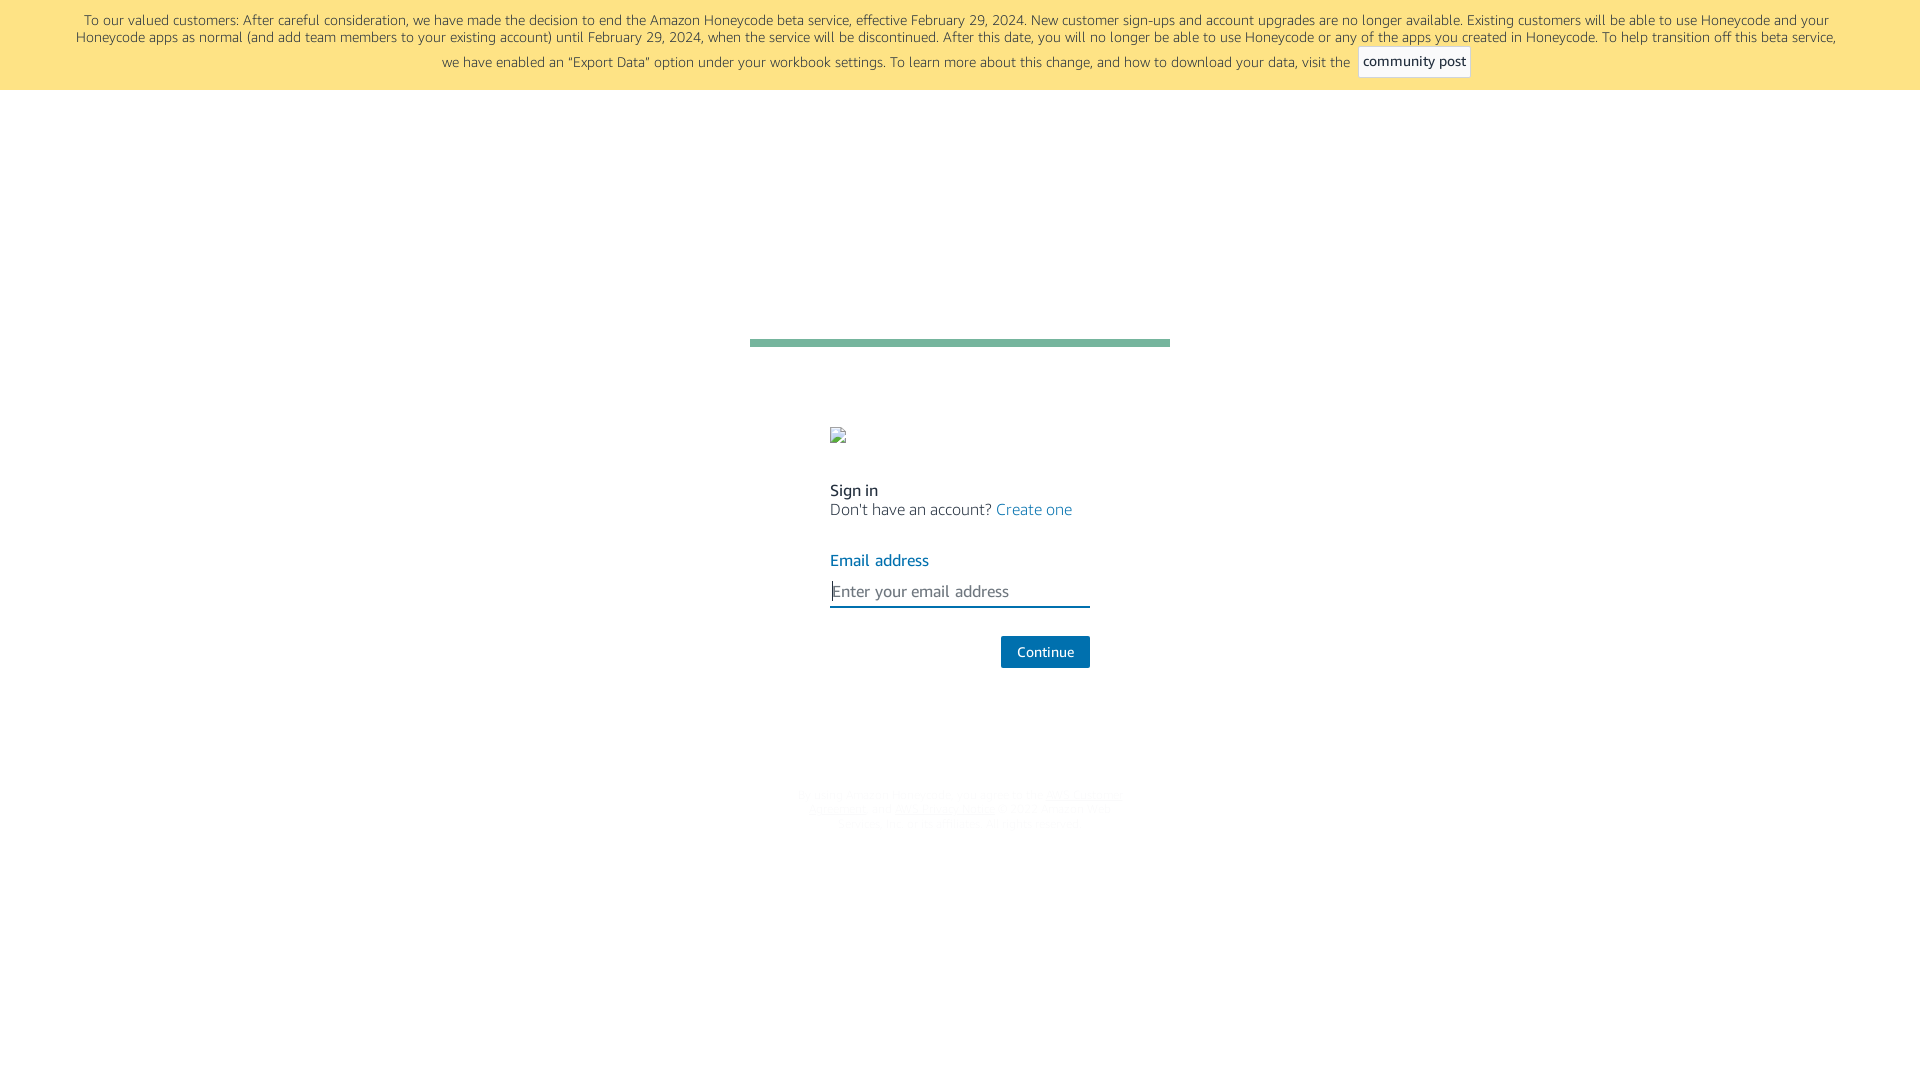 Image resolution: width=1920 pixels, height=1080 pixels. What do you see at coordinates (1358, 60) in the screenshot?
I see `'community post'` at bounding box center [1358, 60].